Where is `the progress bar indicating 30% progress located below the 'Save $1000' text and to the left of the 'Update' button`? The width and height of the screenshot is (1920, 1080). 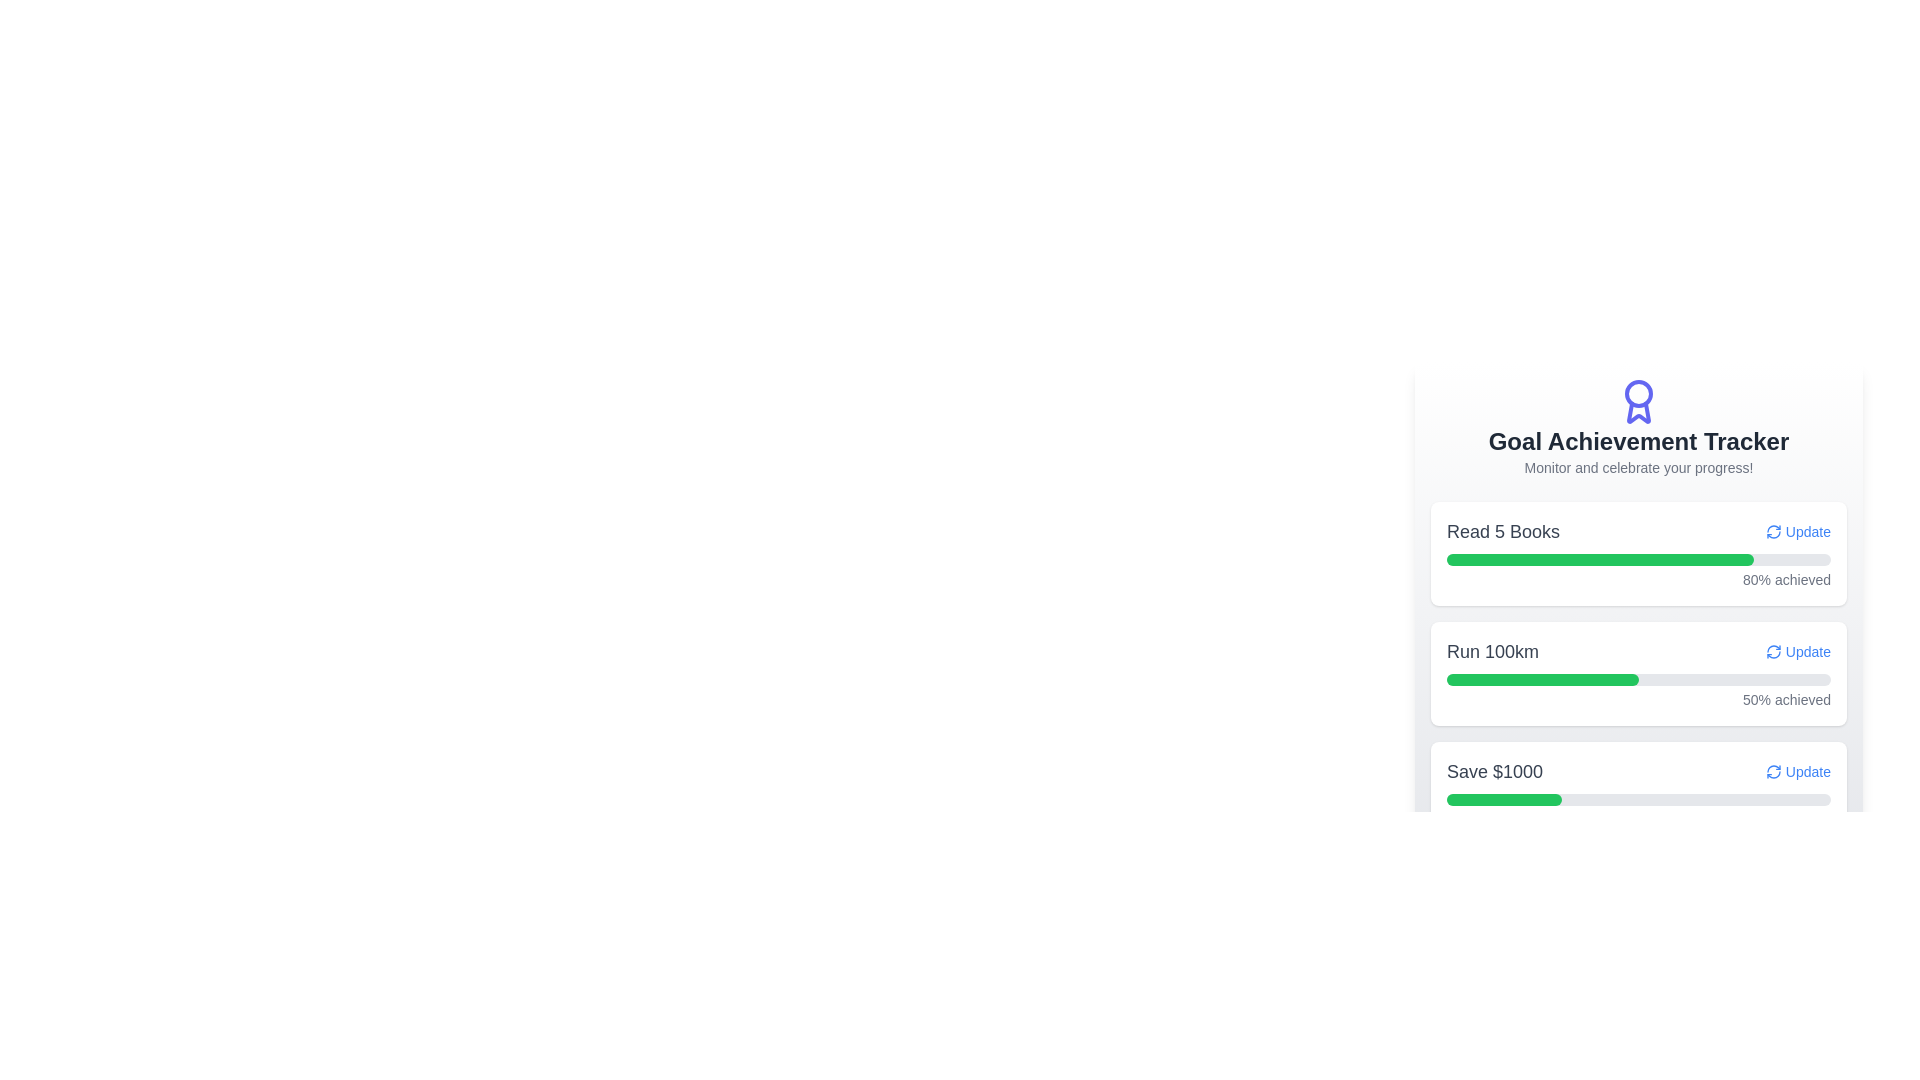 the progress bar indicating 30% progress located below the 'Save $1000' text and to the left of the 'Update' button is located at coordinates (1638, 798).